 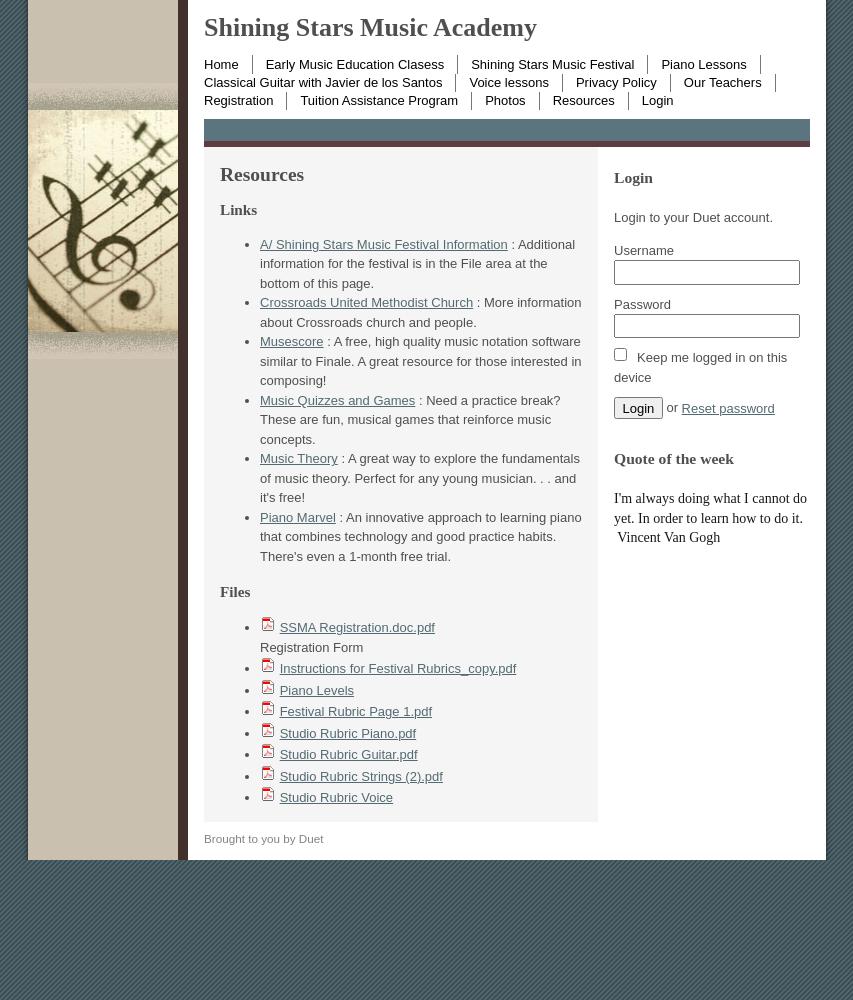 What do you see at coordinates (612, 456) in the screenshot?
I see `'Quote of the week'` at bounding box center [612, 456].